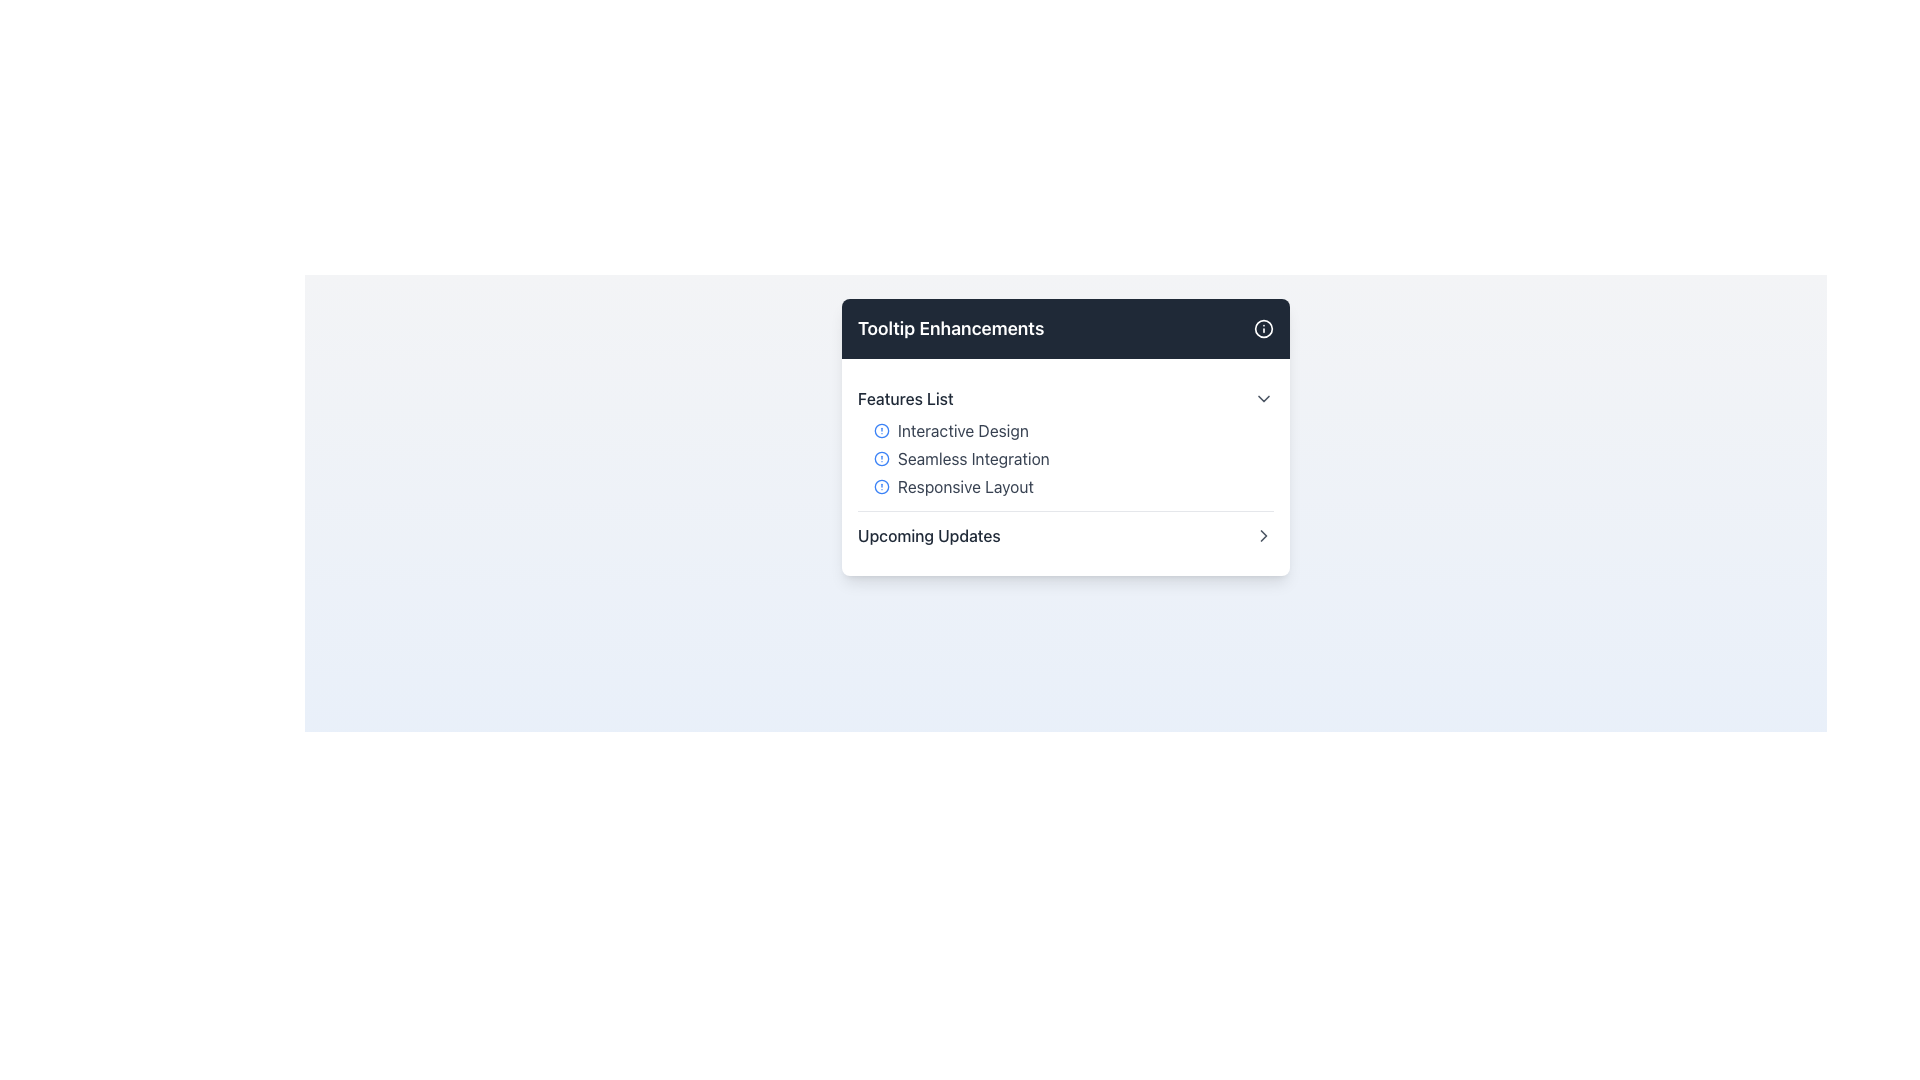 Image resolution: width=1920 pixels, height=1080 pixels. What do you see at coordinates (928, 535) in the screenshot?
I see `the 'Upcoming Updates' text label located in the second-to-last row of the dropdown panel` at bounding box center [928, 535].